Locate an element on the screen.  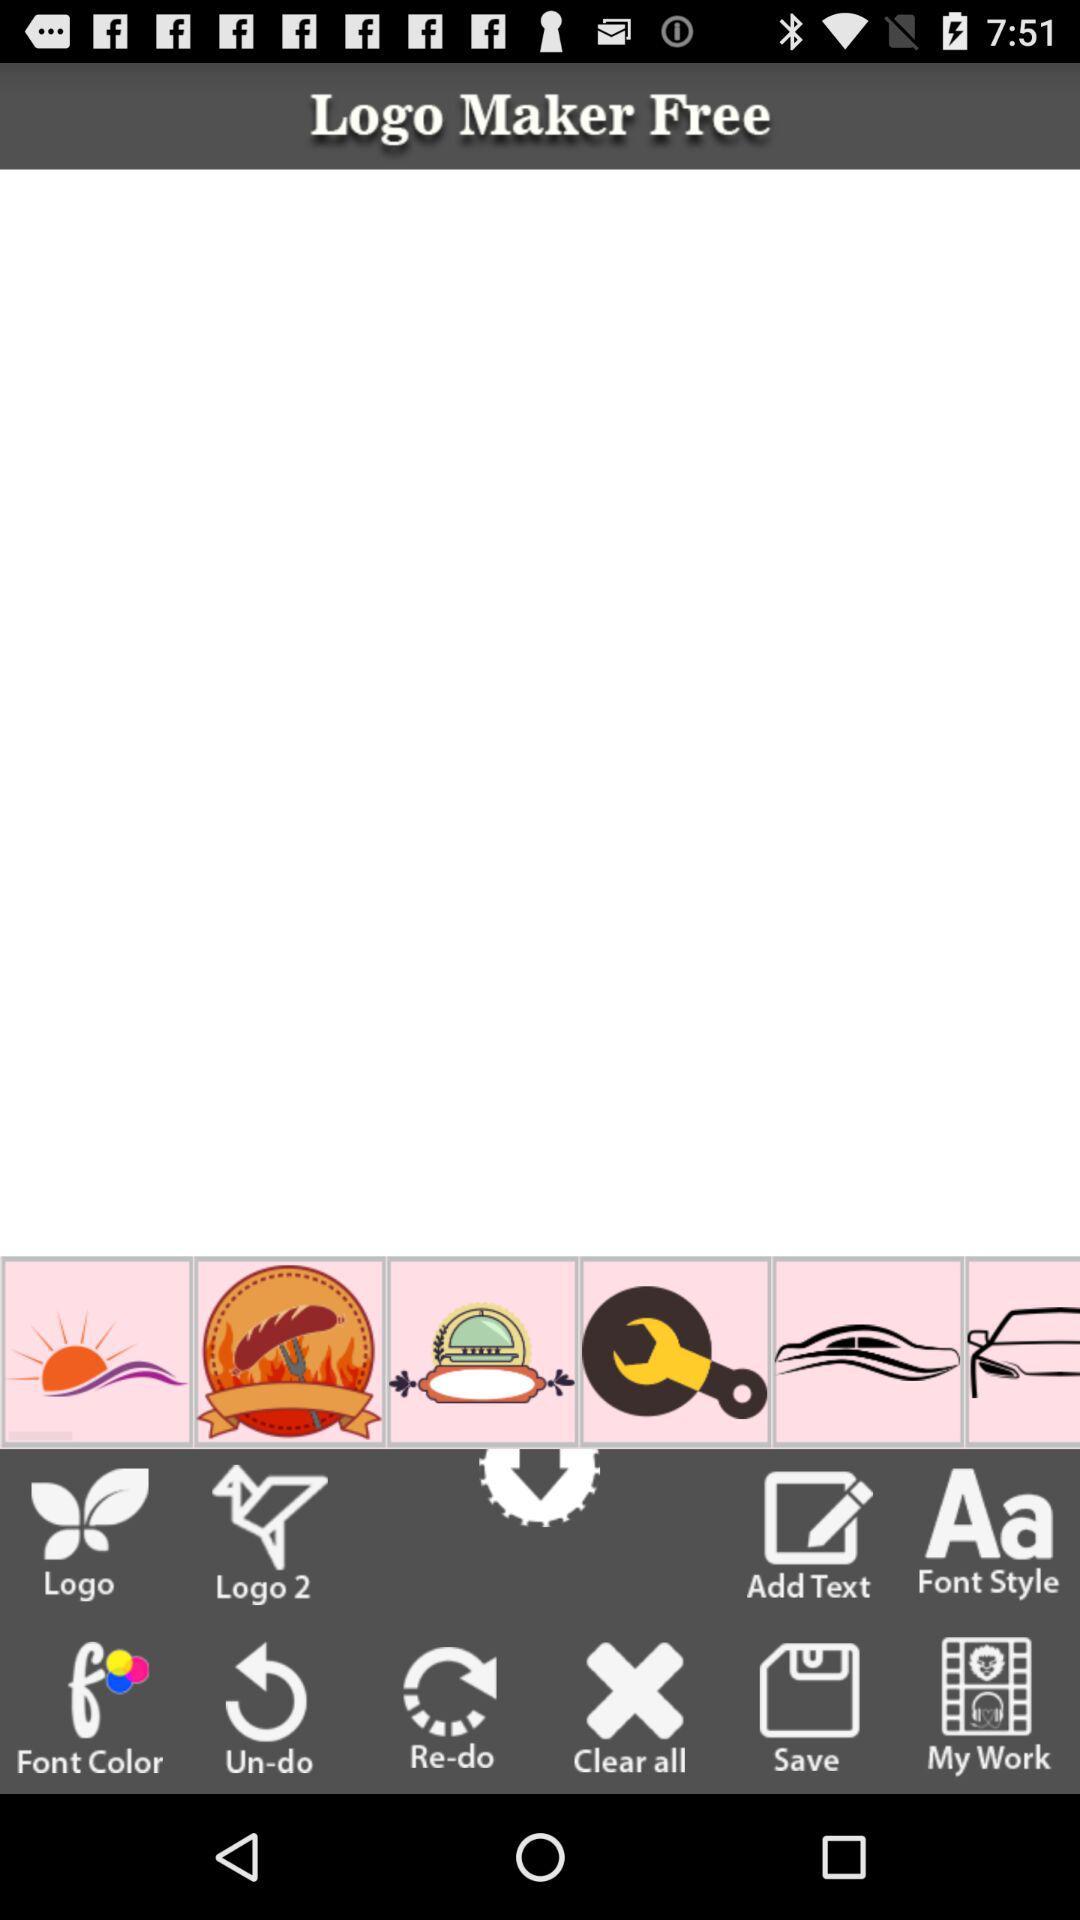
the redo icon is located at coordinates (450, 1827).